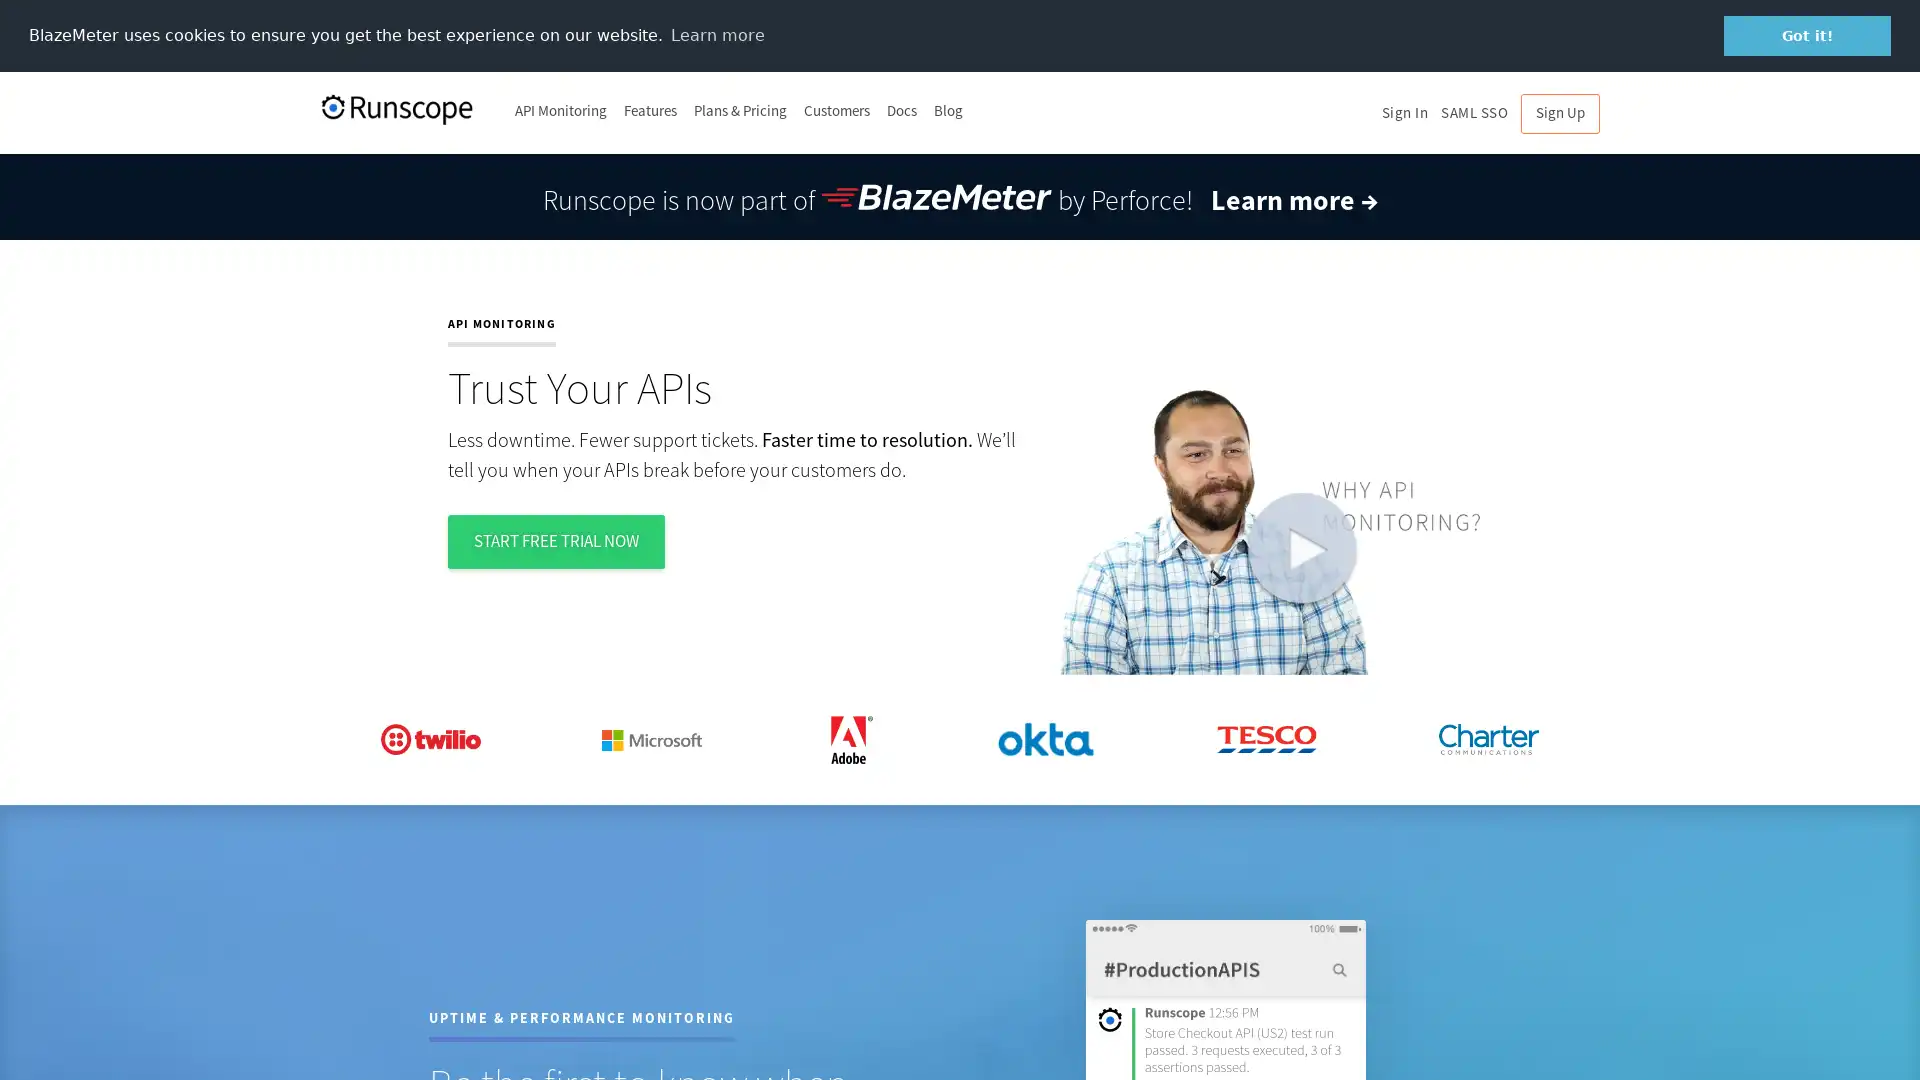 This screenshot has width=1920, height=1080. What do you see at coordinates (717, 34) in the screenshot?
I see `learn more about cookies` at bounding box center [717, 34].